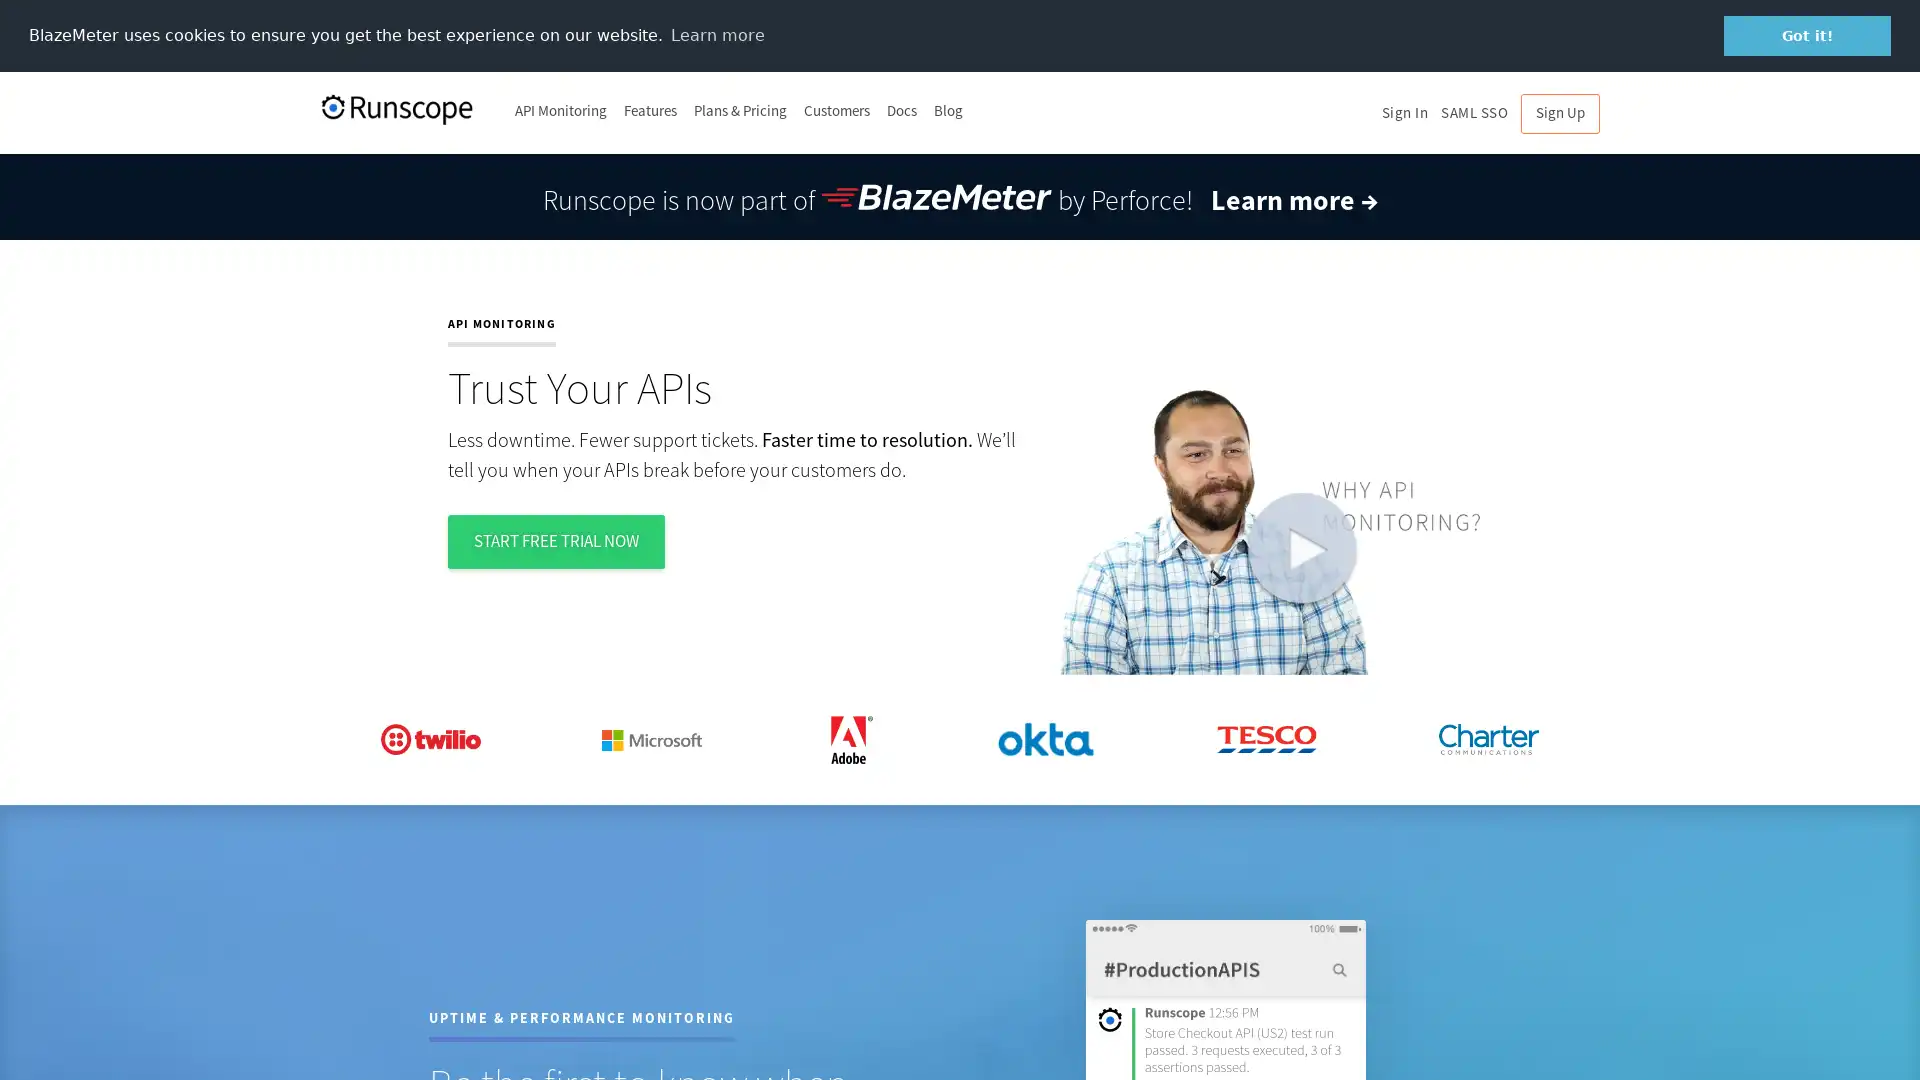 This screenshot has width=1920, height=1080. What do you see at coordinates (717, 34) in the screenshot?
I see `learn more about cookies` at bounding box center [717, 34].